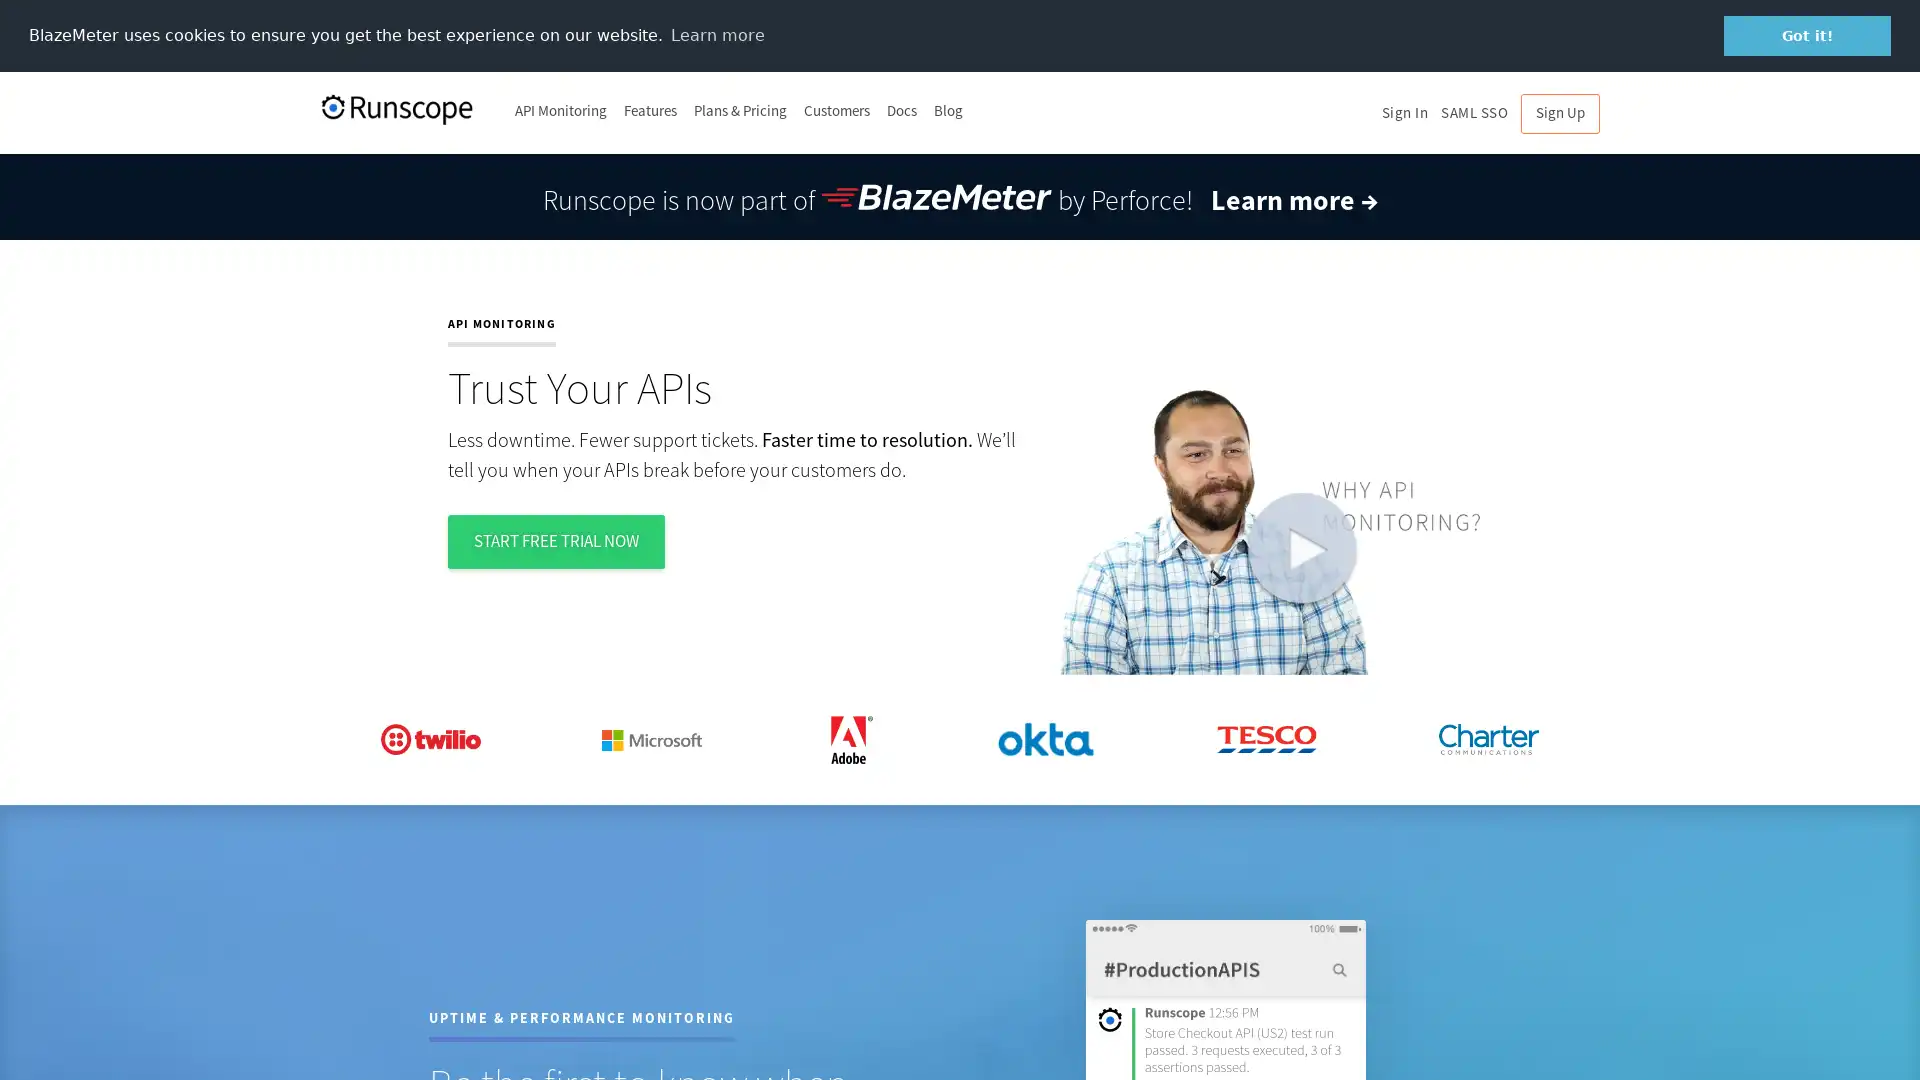 This screenshot has width=1920, height=1080. What do you see at coordinates (717, 34) in the screenshot?
I see `learn more about cookies` at bounding box center [717, 34].